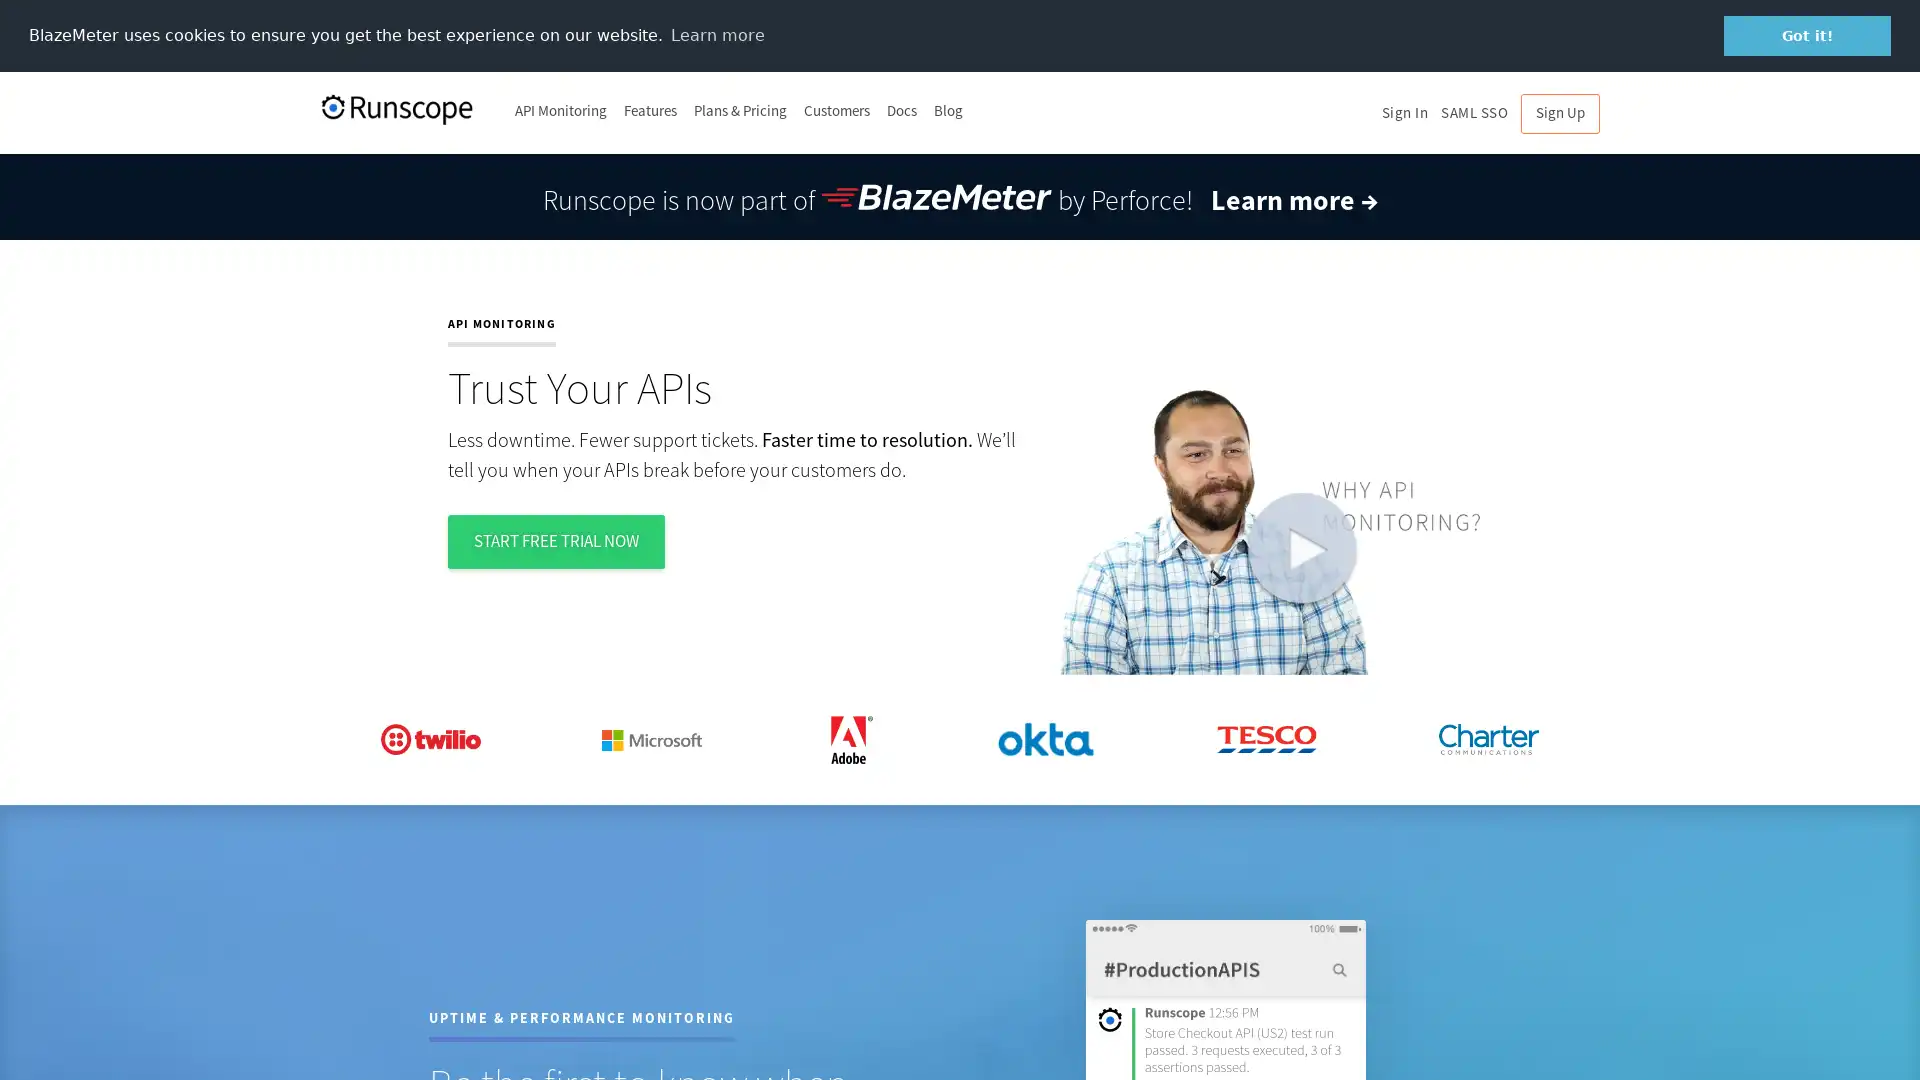 This screenshot has width=1920, height=1080. What do you see at coordinates (717, 34) in the screenshot?
I see `learn more about cookies` at bounding box center [717, 34].